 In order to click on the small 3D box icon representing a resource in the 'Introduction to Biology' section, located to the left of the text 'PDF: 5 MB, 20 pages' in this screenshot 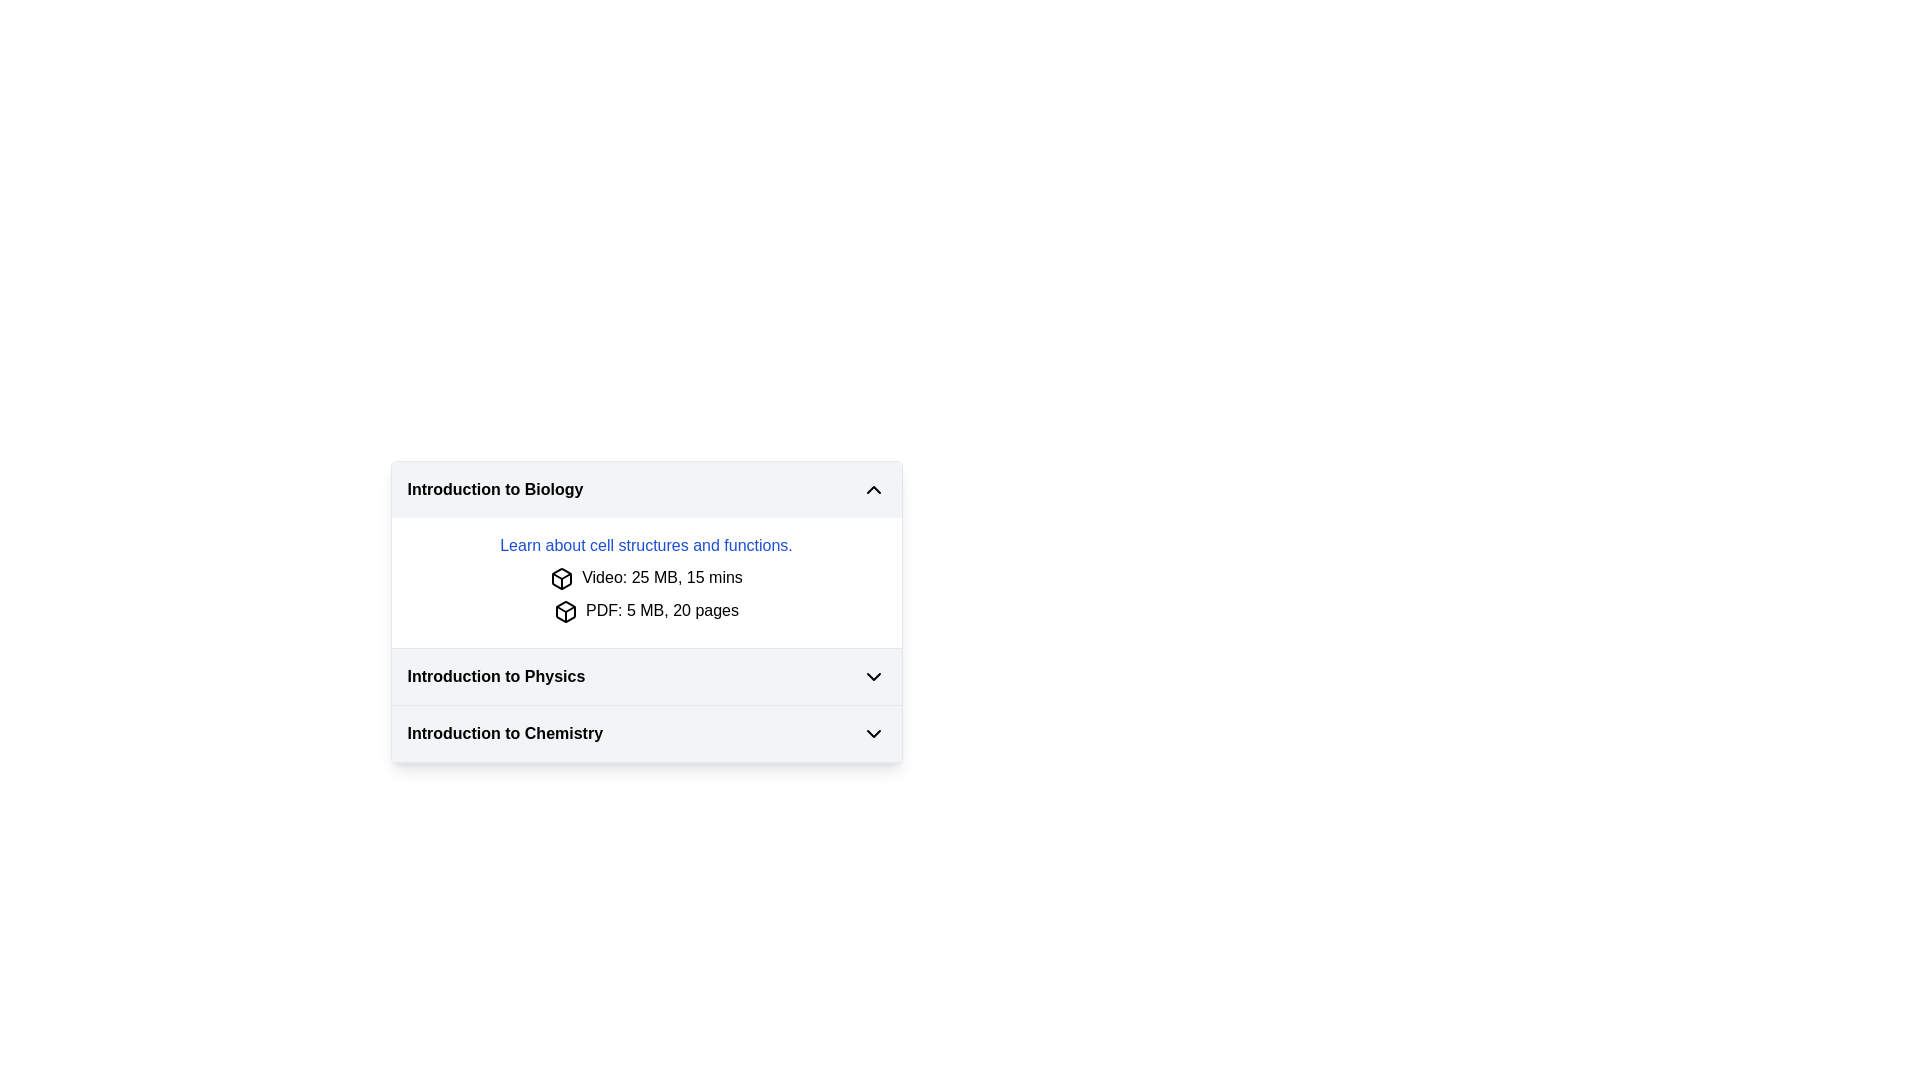, I will do `click(561, 578)`.